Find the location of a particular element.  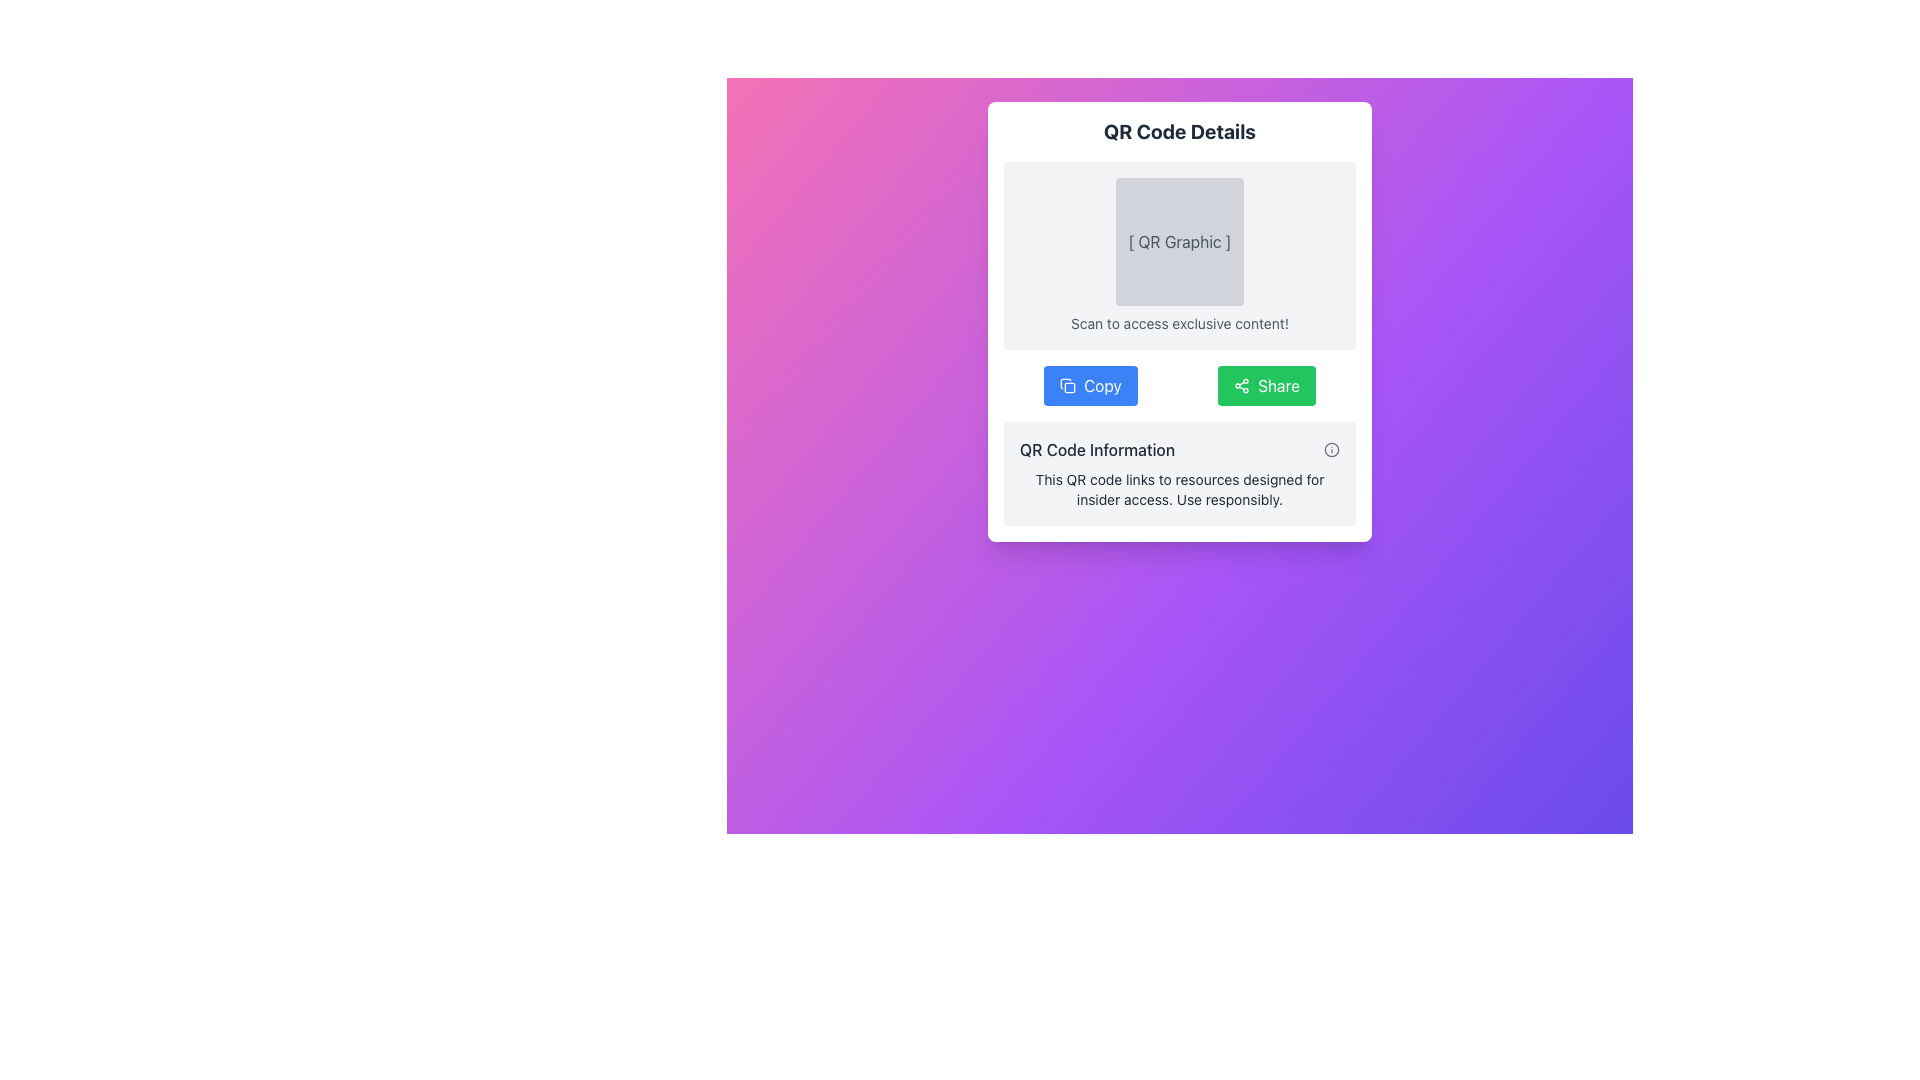

the first button on the left within the card-like section to copy the associated content is located at coordinates (1089, 385).